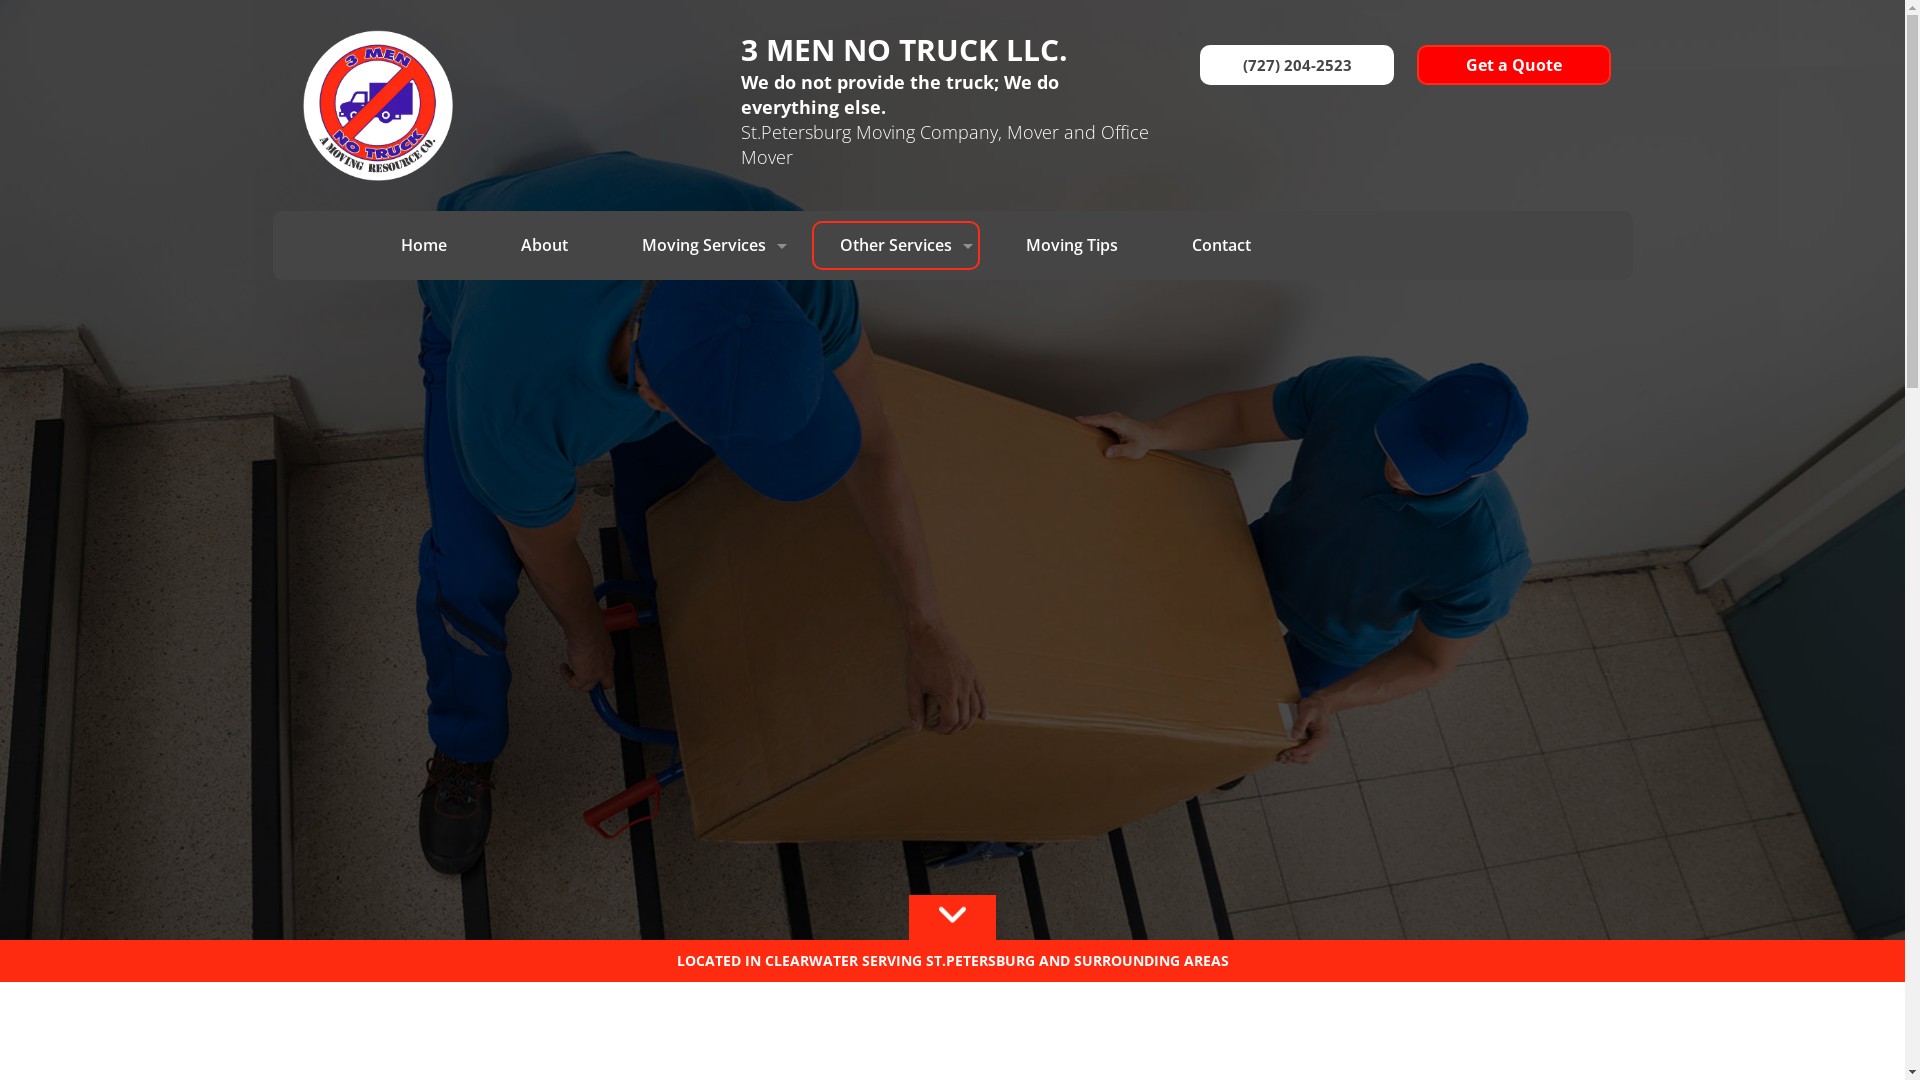  I want to click on '3 MEN NO TRUCK LLC.', so click(944, 49).